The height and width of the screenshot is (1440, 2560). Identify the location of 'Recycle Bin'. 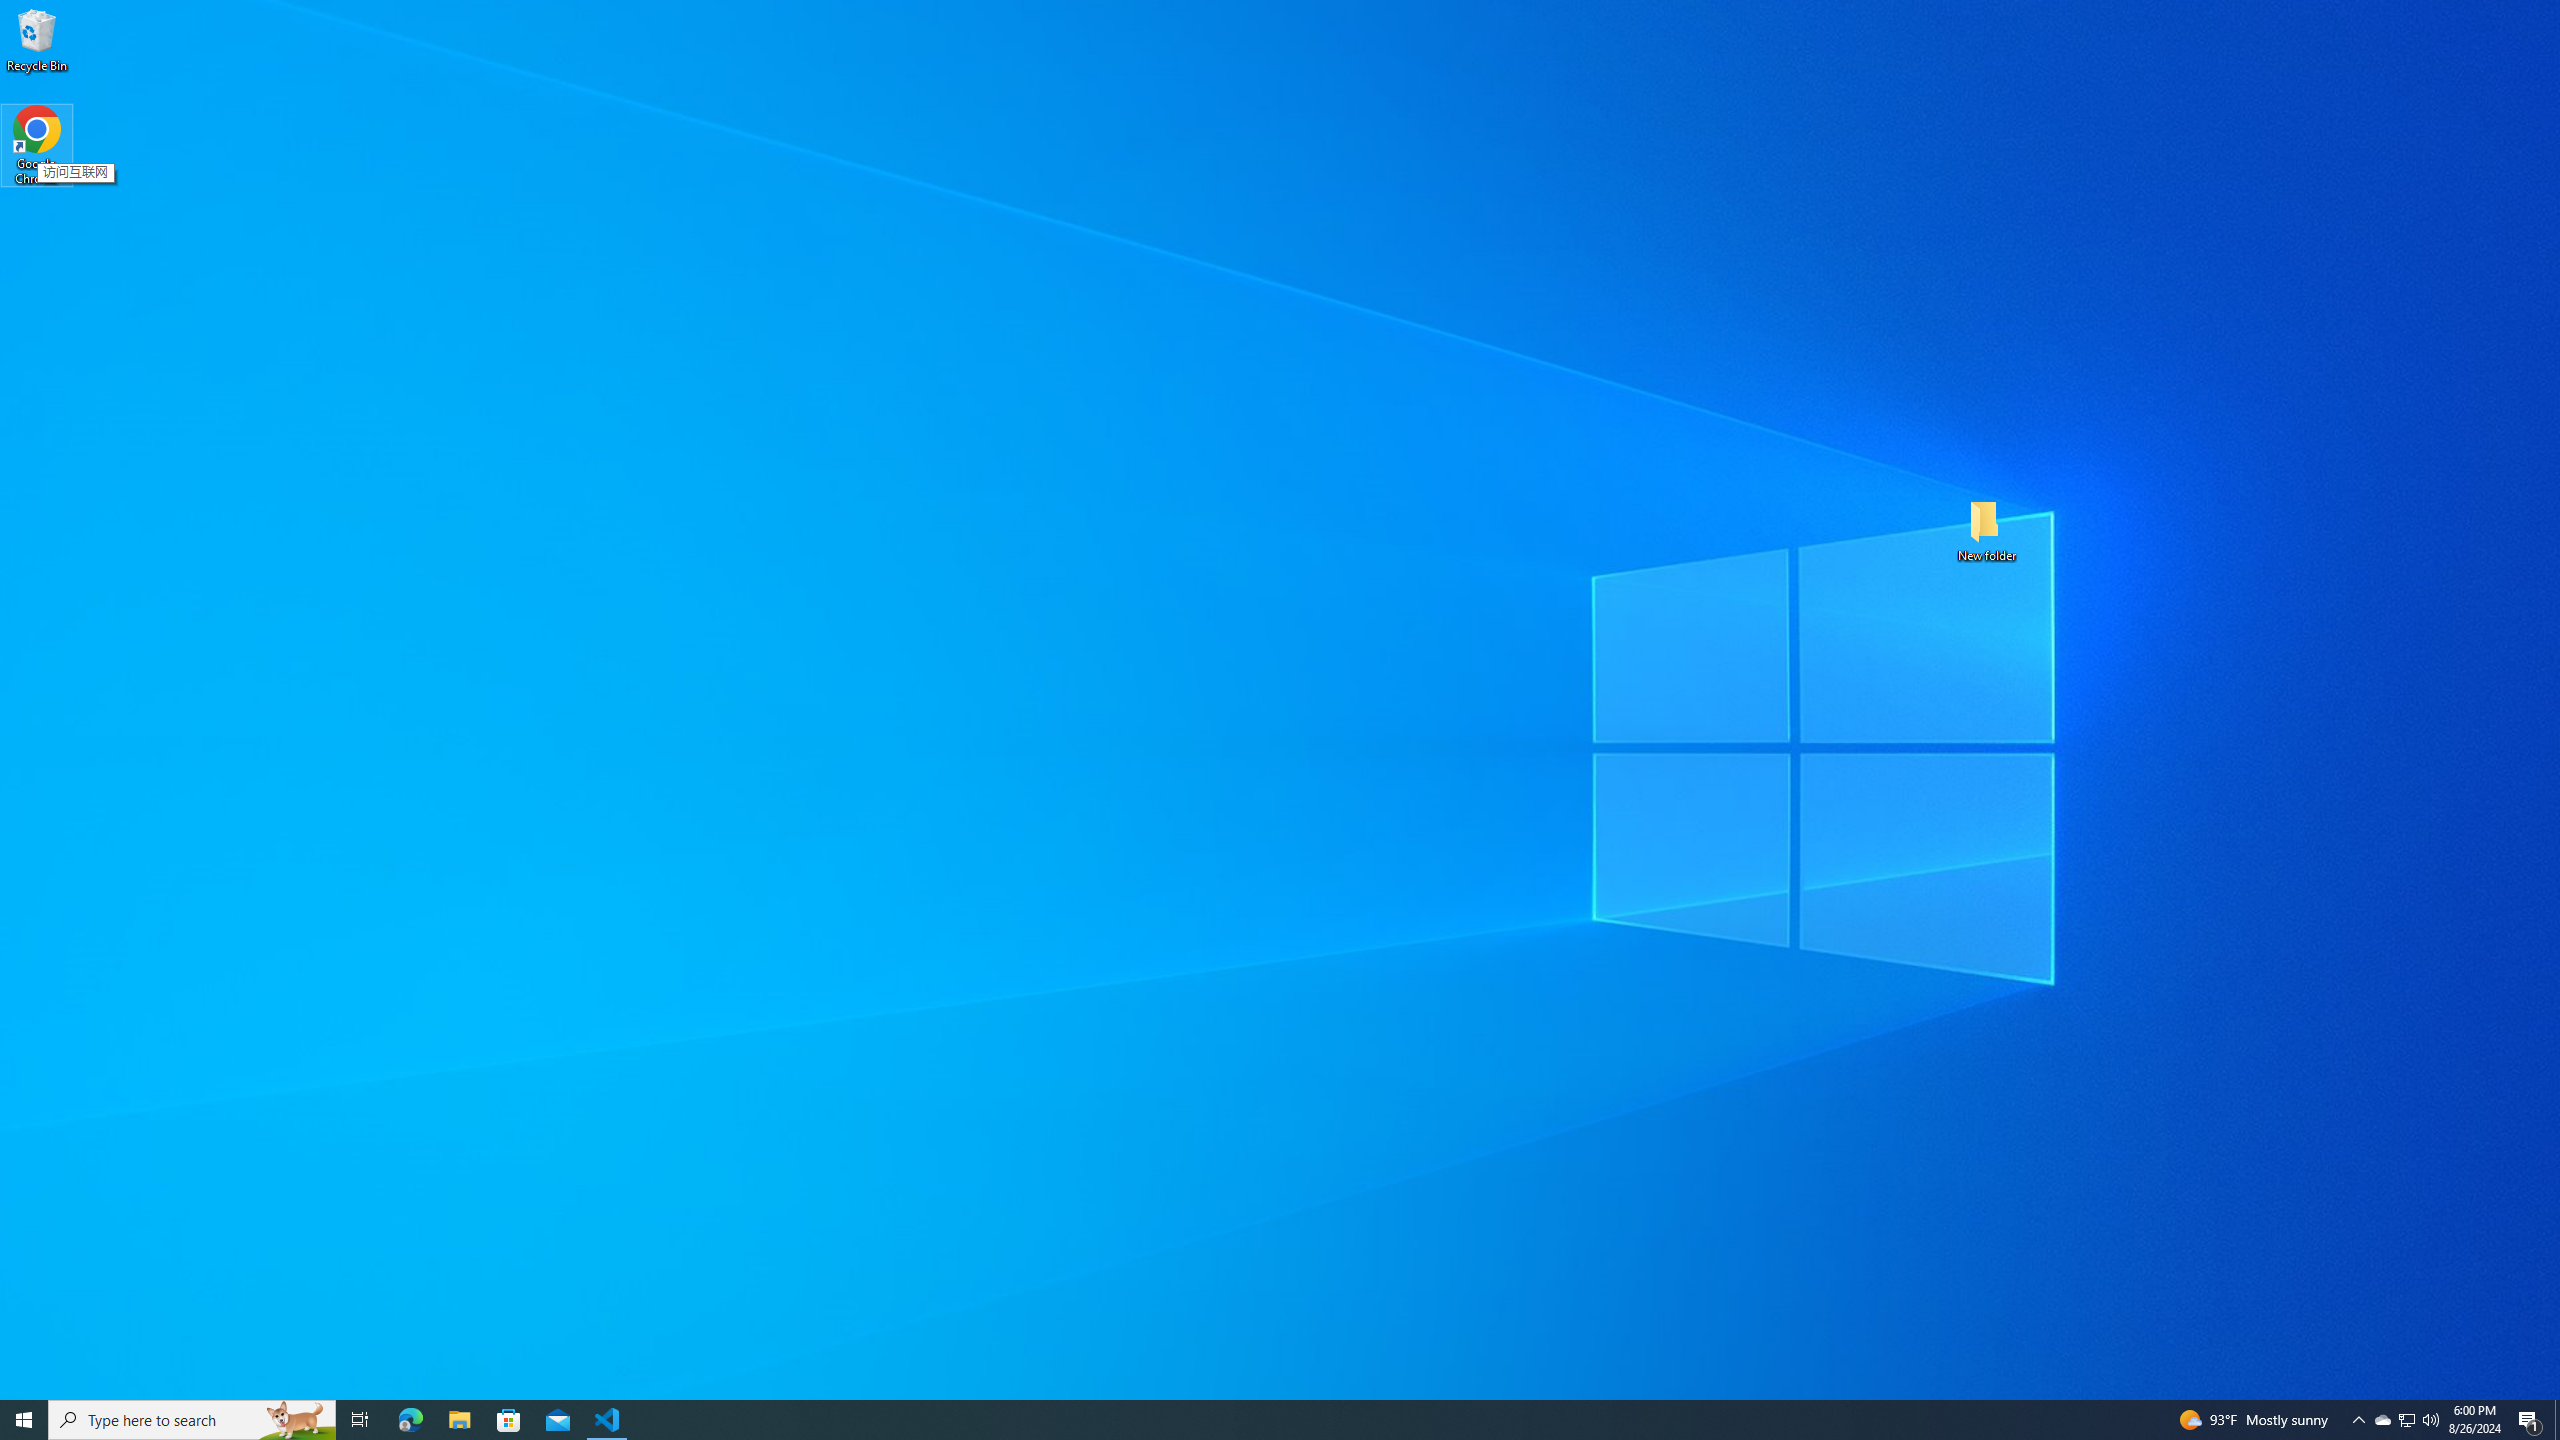
(36, 38).